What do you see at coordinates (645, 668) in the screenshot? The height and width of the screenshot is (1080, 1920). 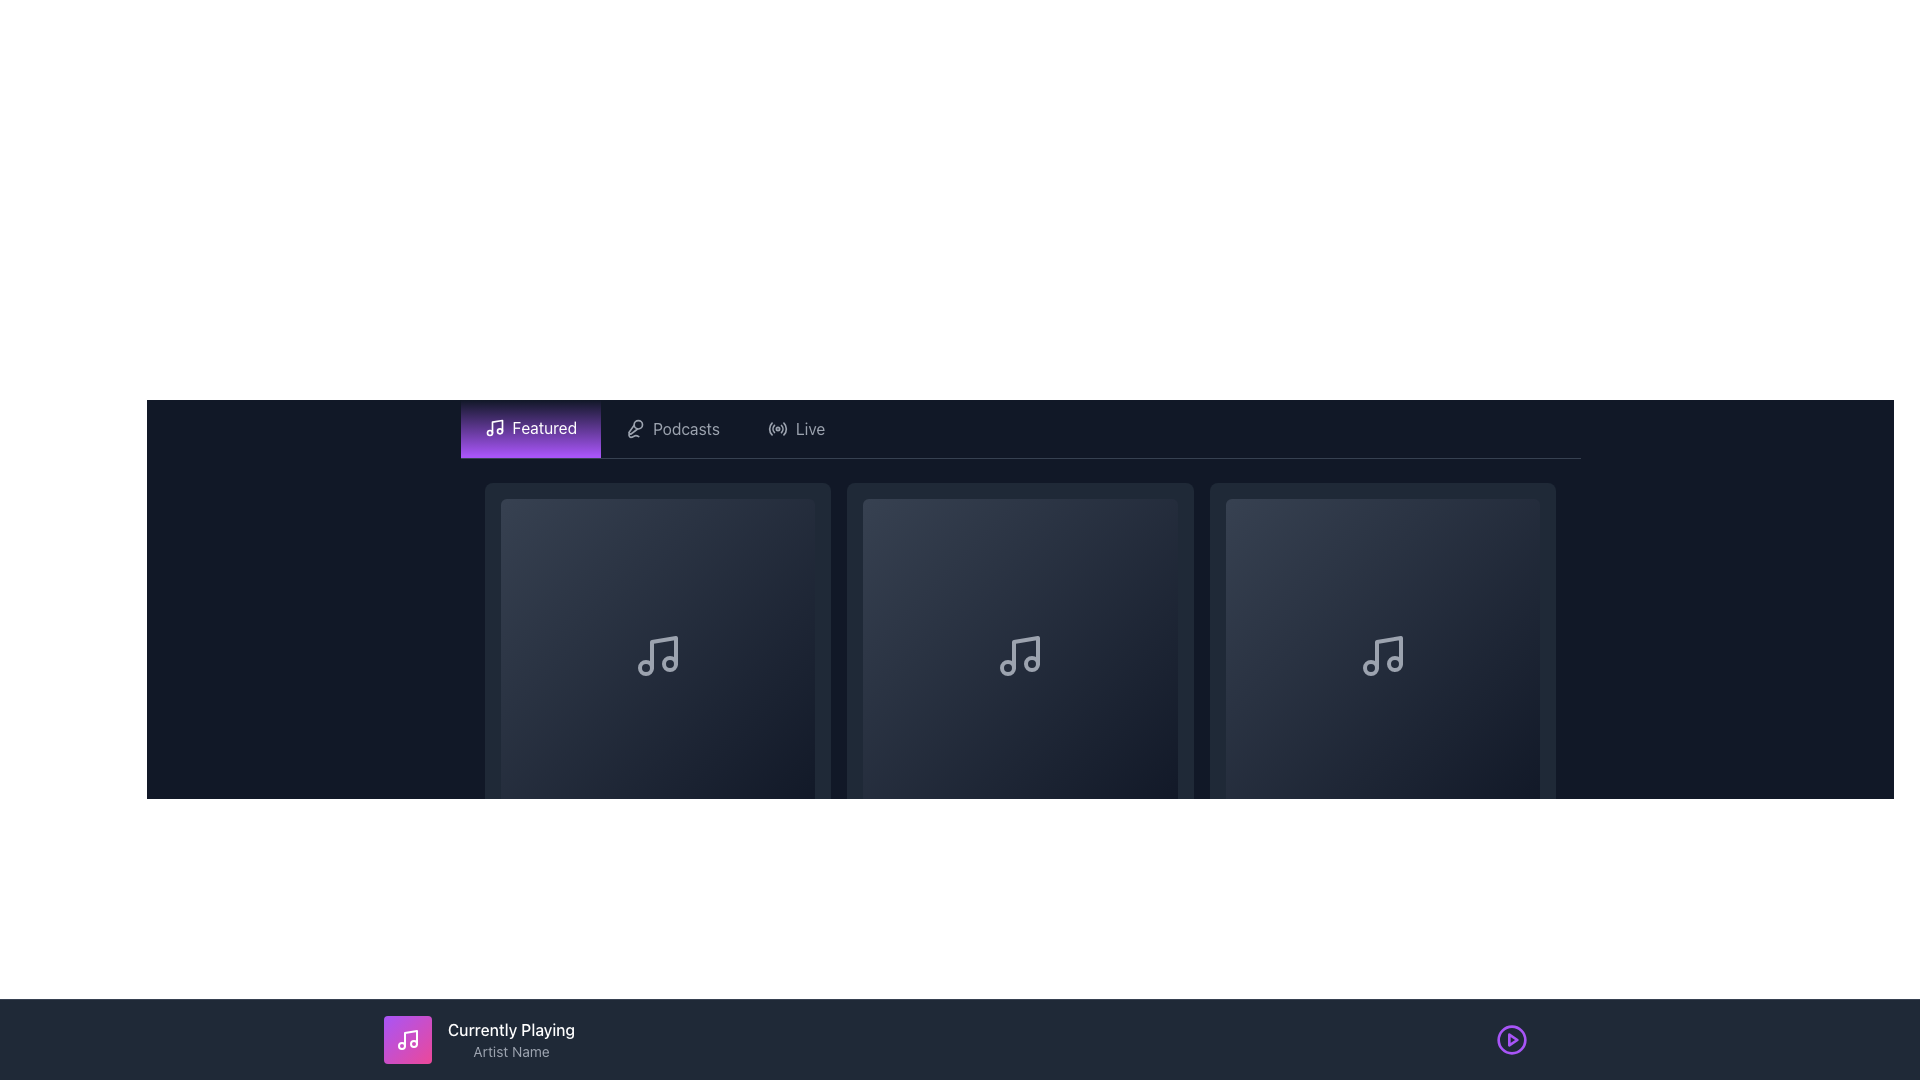 I see `the small filled circle located in the lower-left area of the music note icon, which is the first circular element in the SVG group` at bounding box center [645, 668].